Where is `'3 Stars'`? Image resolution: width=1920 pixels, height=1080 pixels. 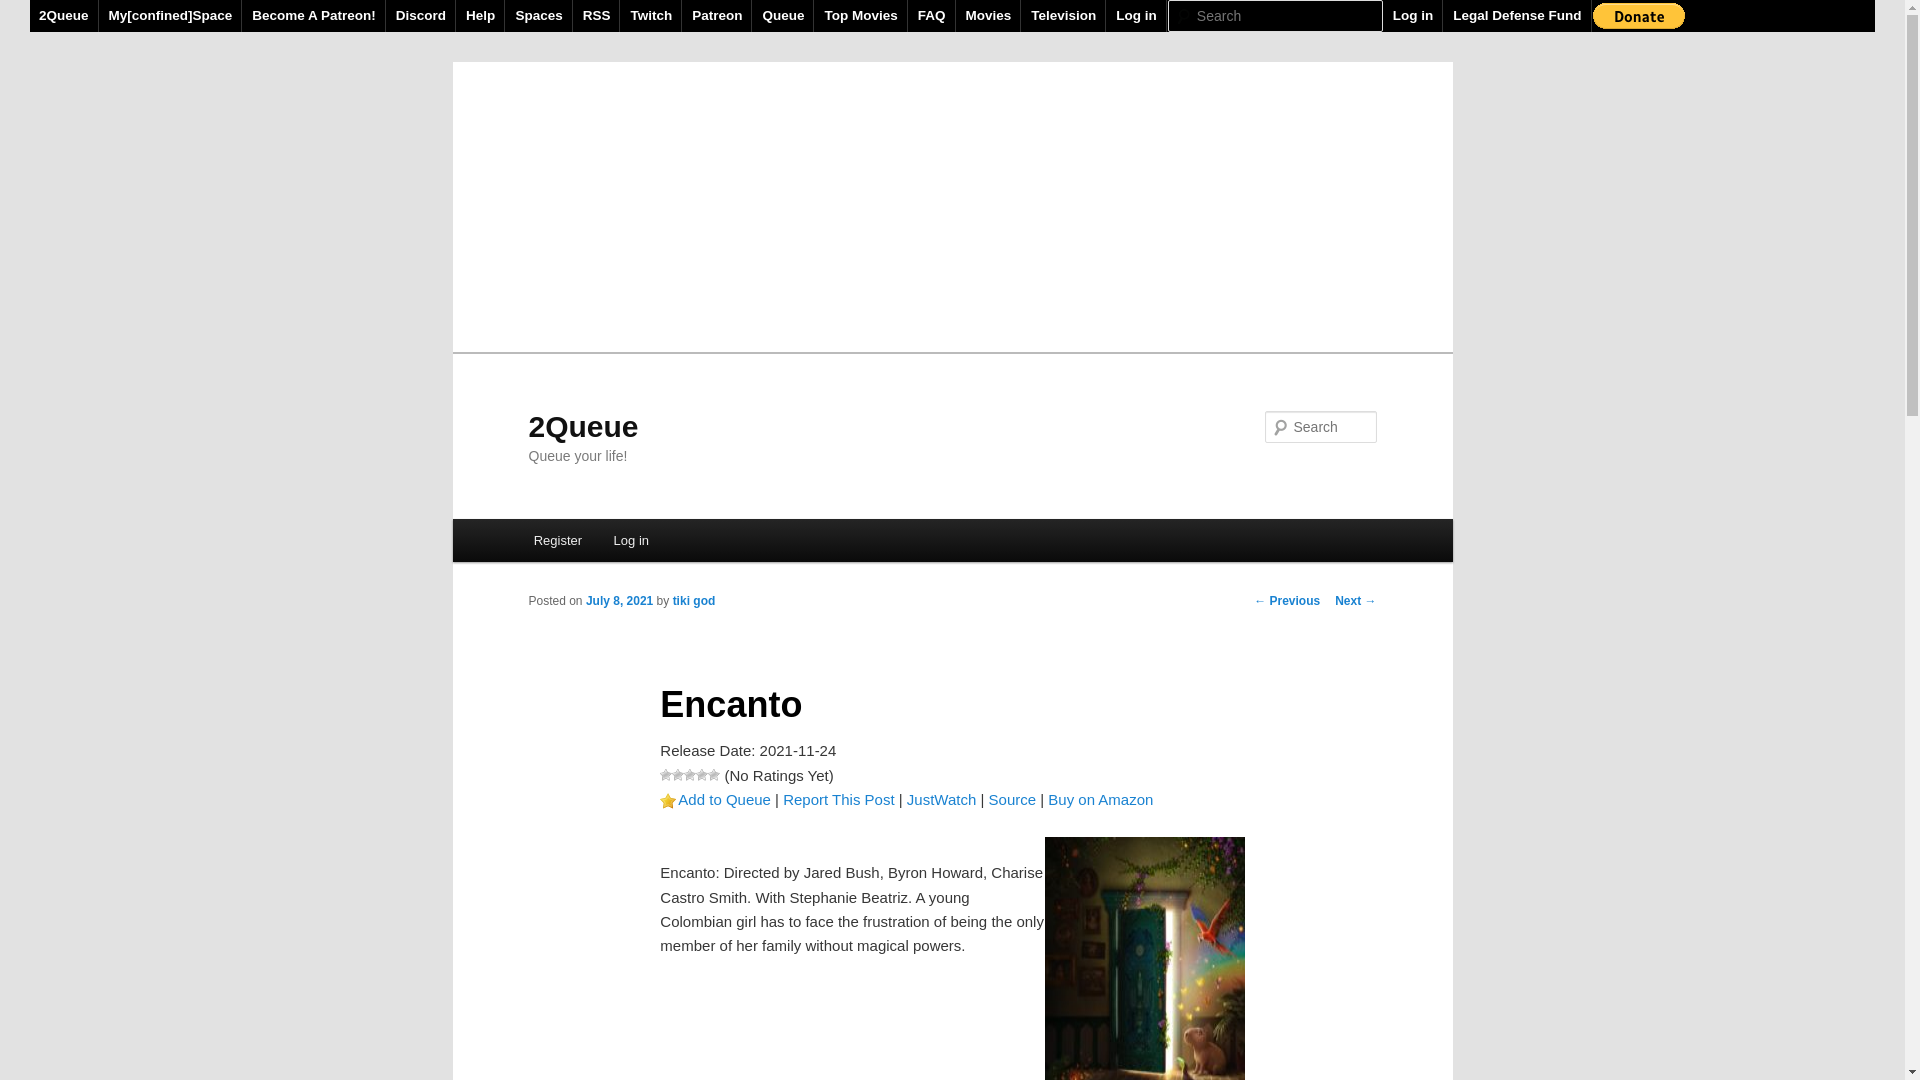 '3 Stars' is located at coordinates (684, 774).